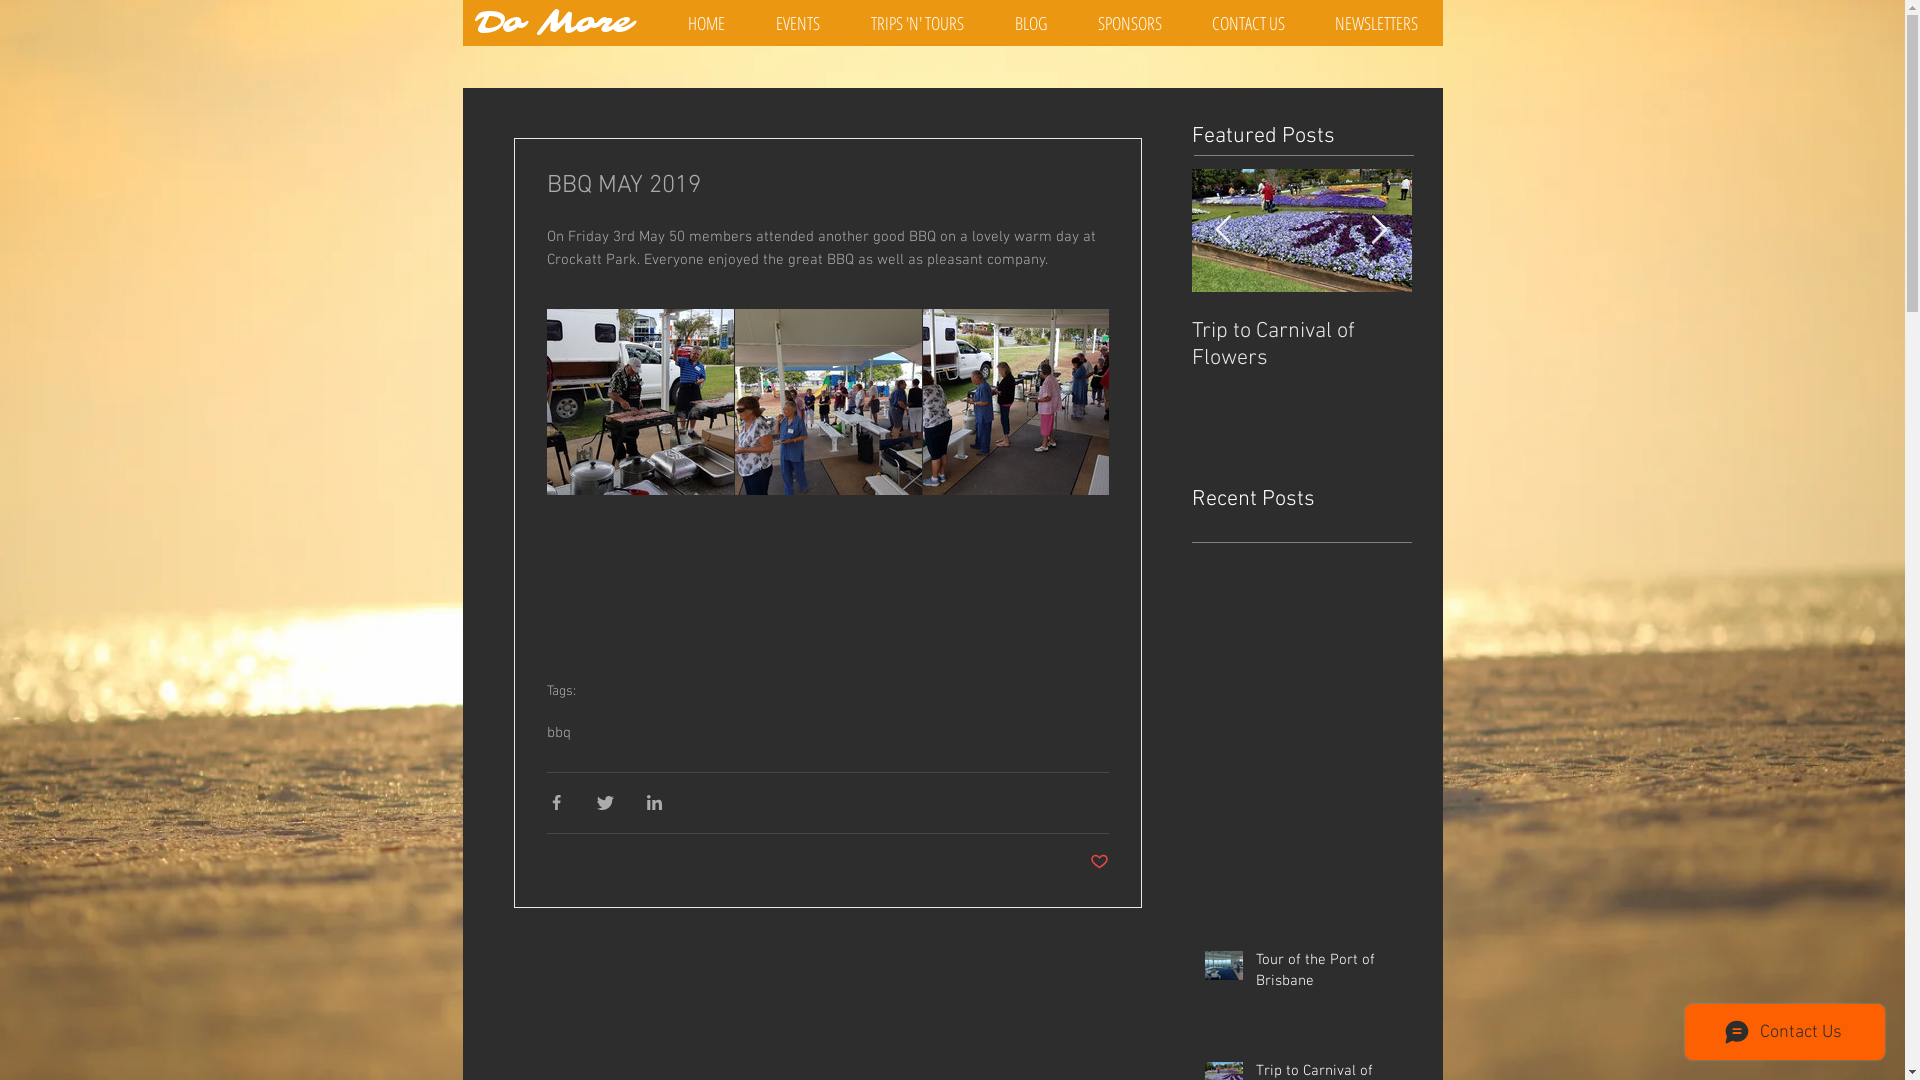 This screenshot has height=1080, width=1920. I want to click on 'TRIPS 'N' TOURS', so click(916, 23).